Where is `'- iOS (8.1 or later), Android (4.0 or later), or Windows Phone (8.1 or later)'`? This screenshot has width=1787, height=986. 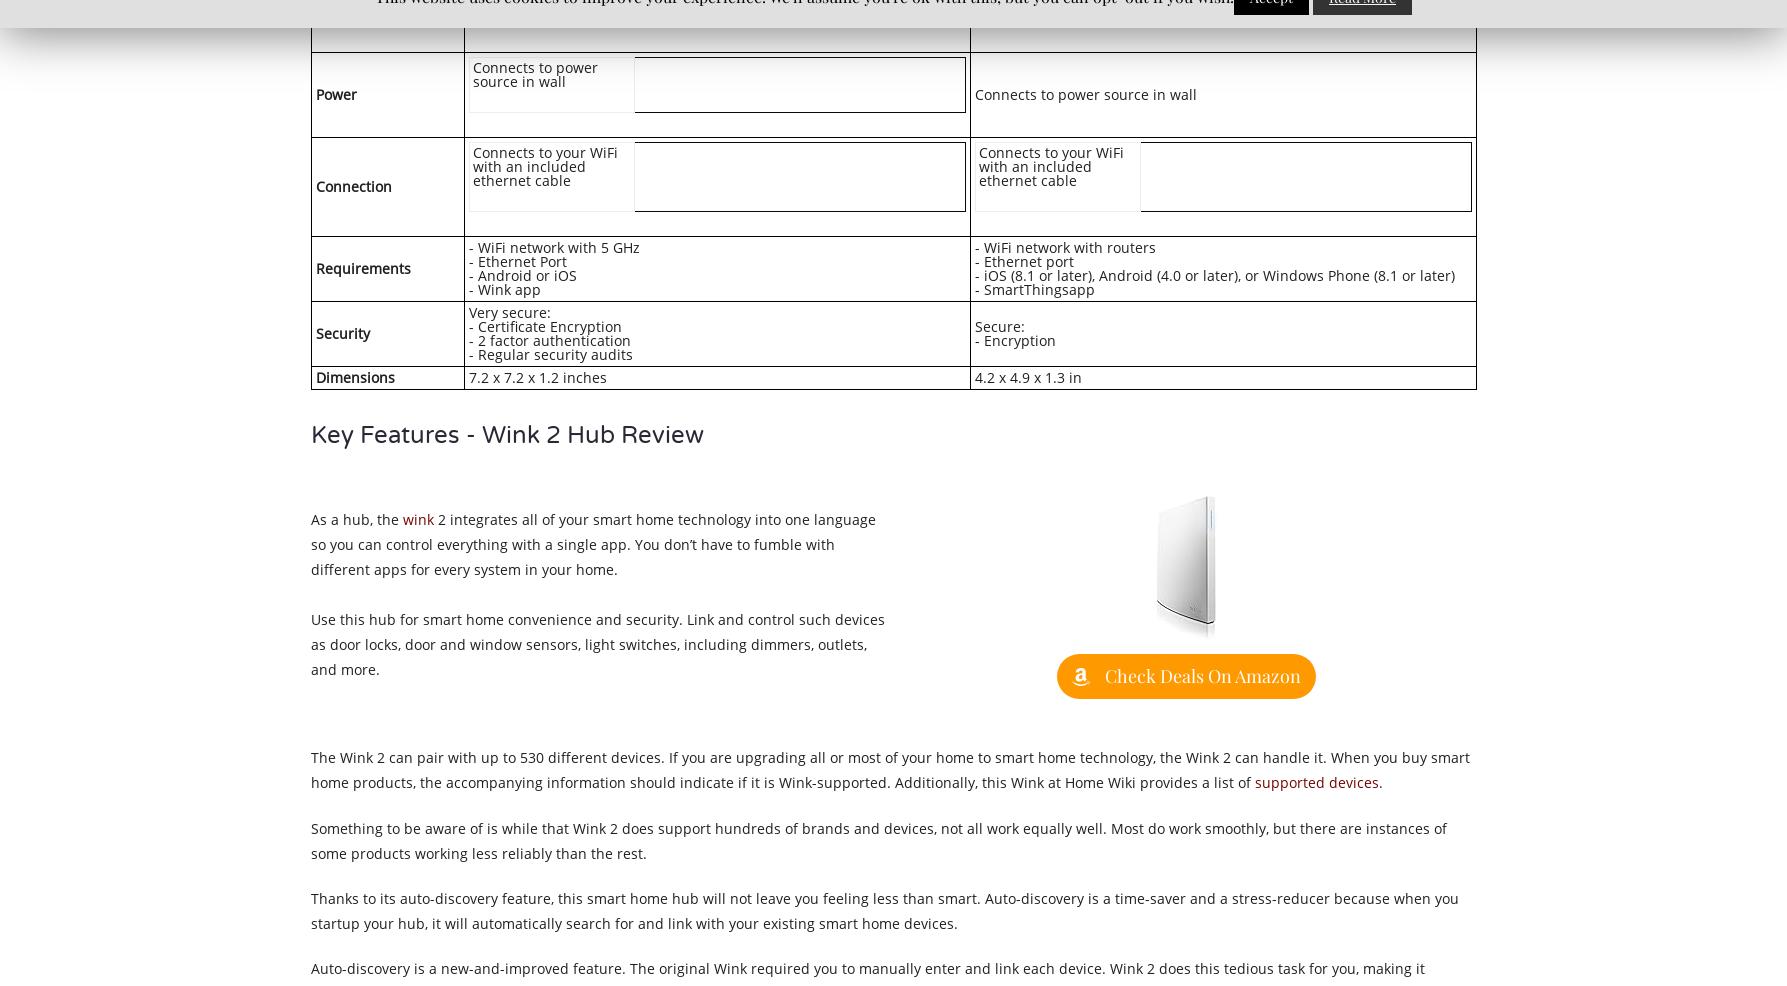 '- iOS (8.1 or later), Android (4.0 or later), or Windows Phone (8.1 or later)' is located at coordinates (1214, 274).